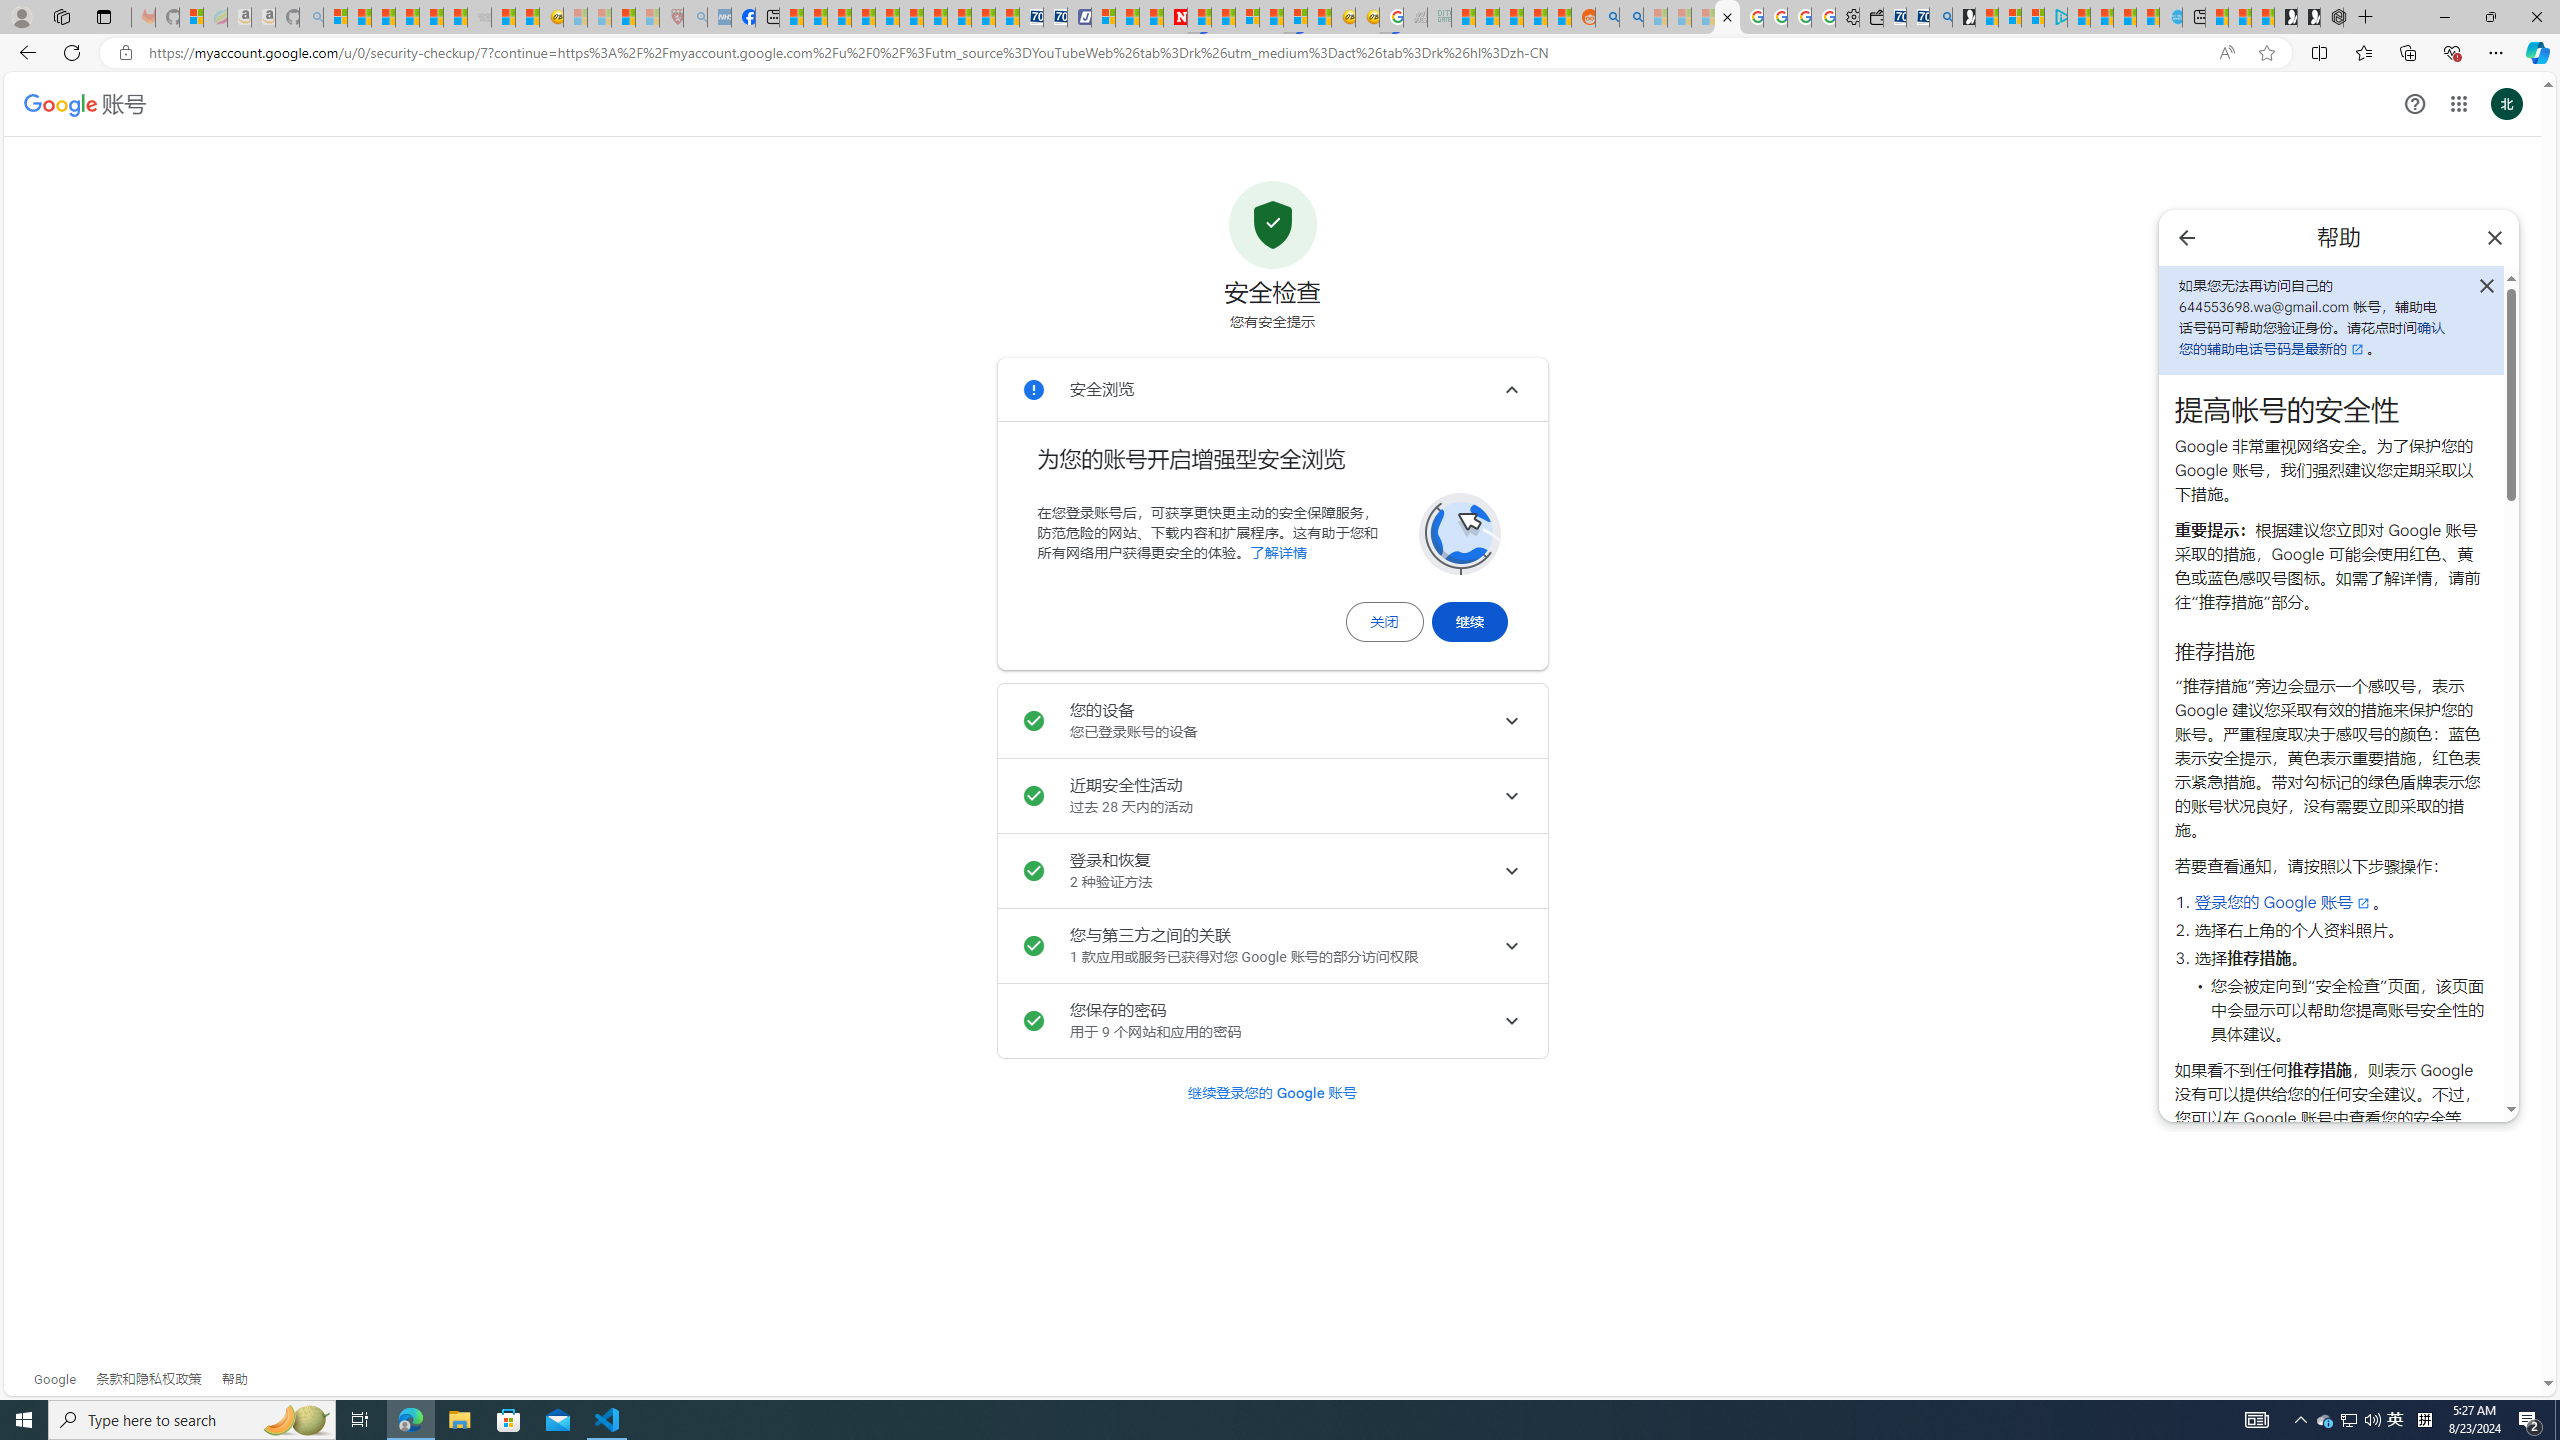  I want to click on 'Utah sues federal government - Search', so click(1630, 16).